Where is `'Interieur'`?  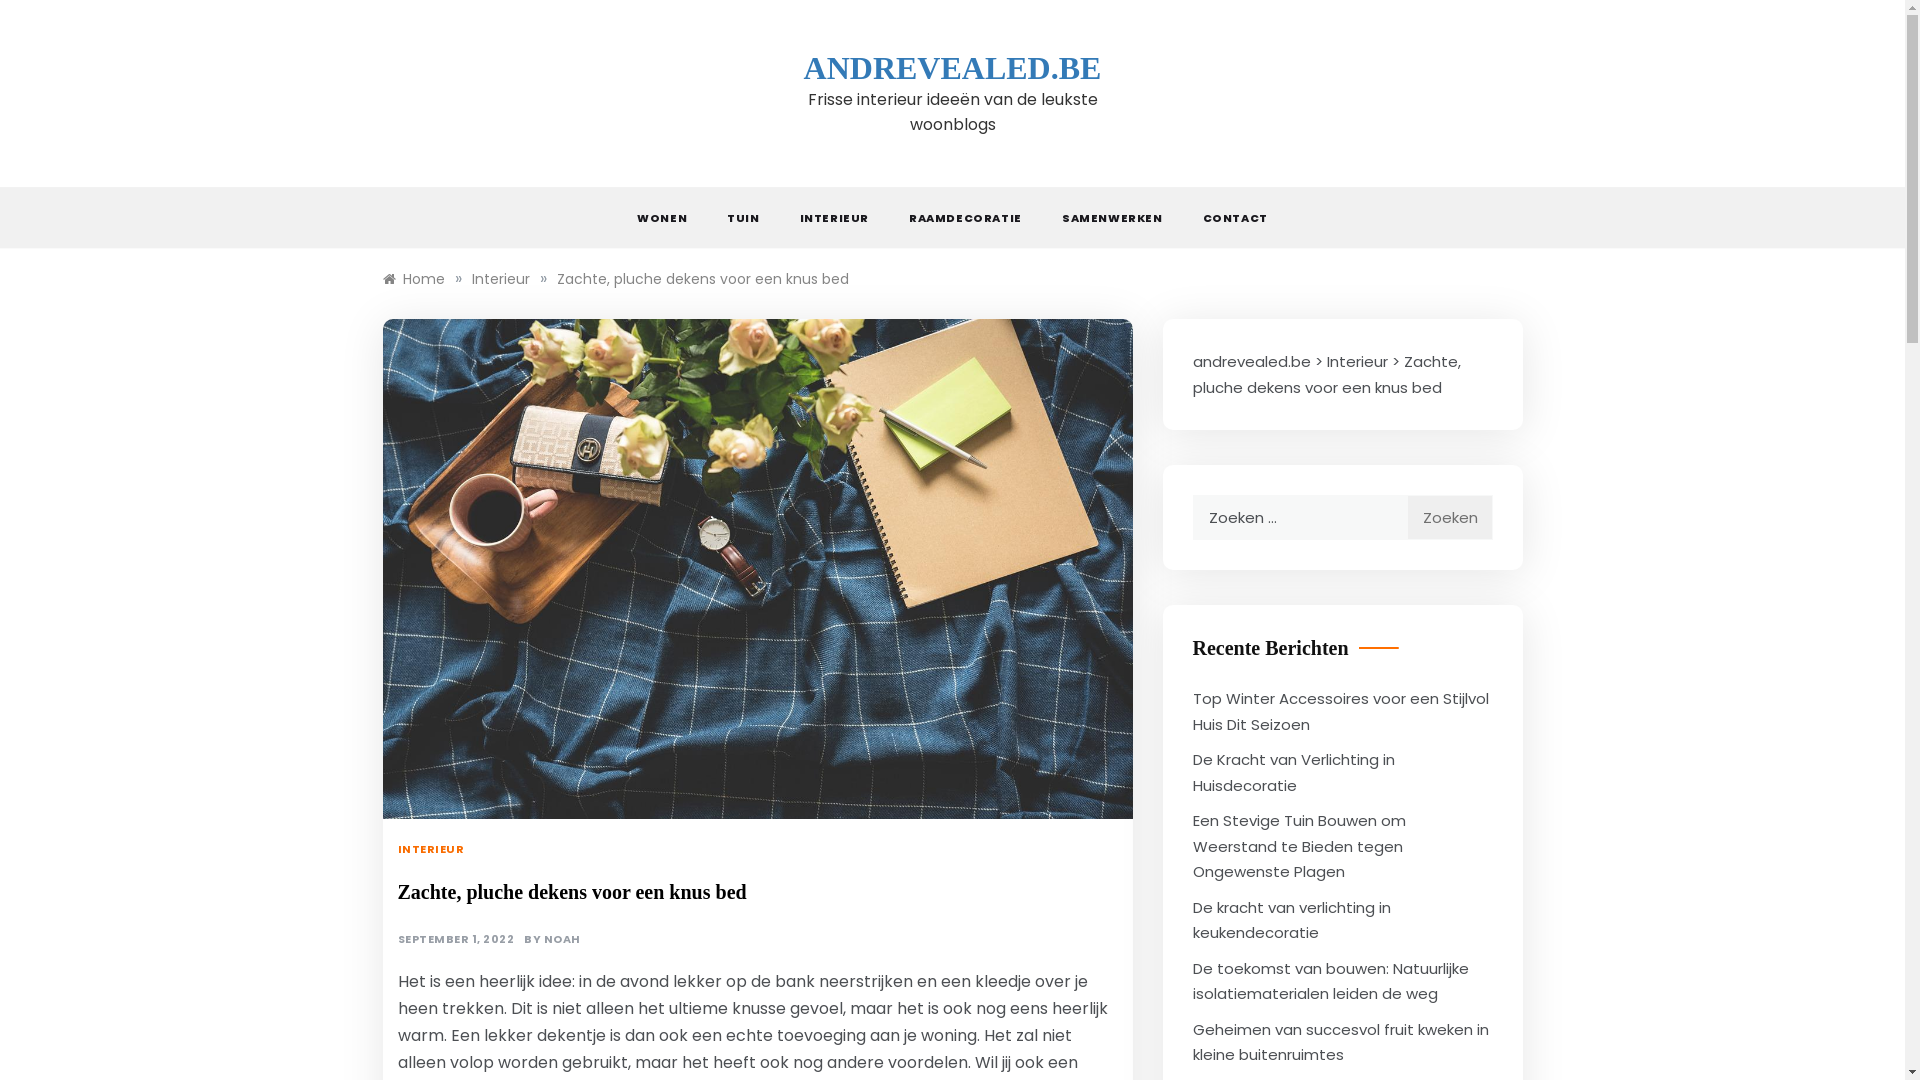 'Interieur' is located at coordinates (500, 278).